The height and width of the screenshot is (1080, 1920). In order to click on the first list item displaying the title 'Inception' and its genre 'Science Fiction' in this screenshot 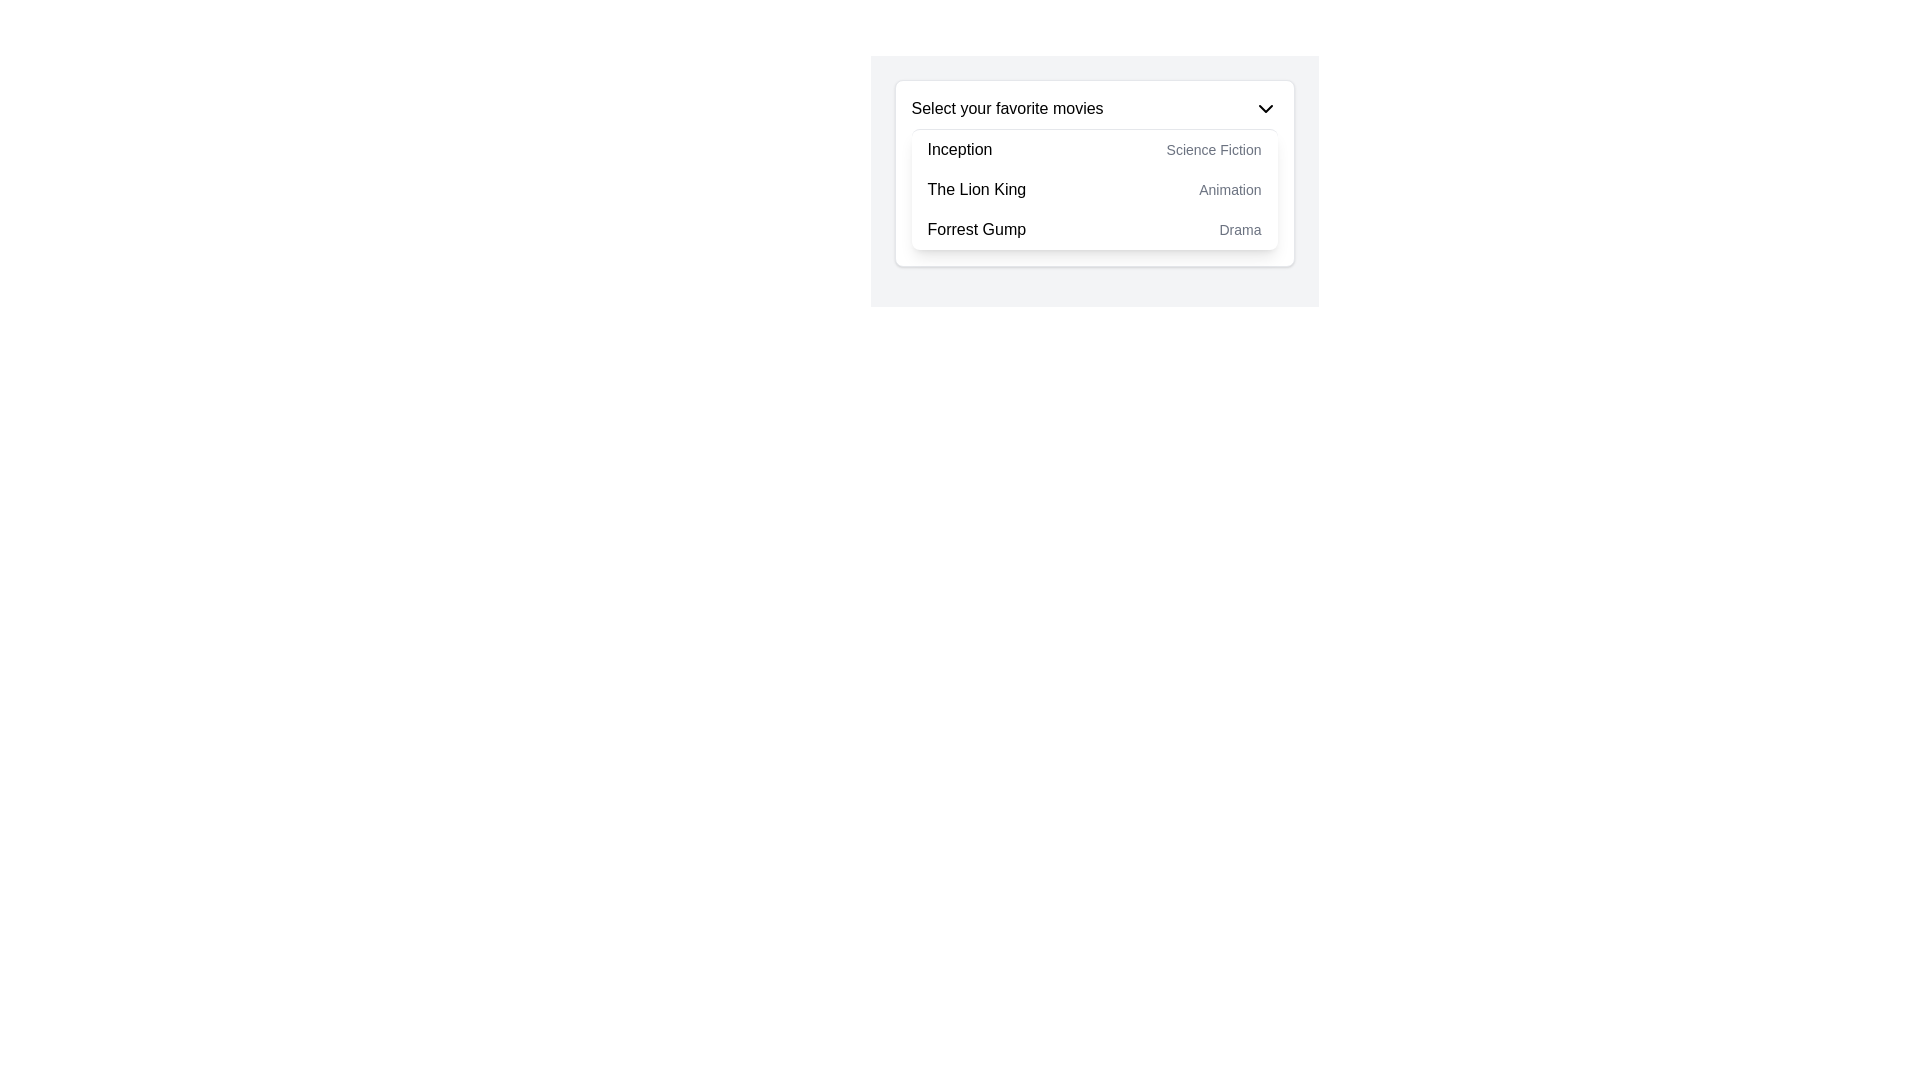, I will do `click(1093, 149)`.